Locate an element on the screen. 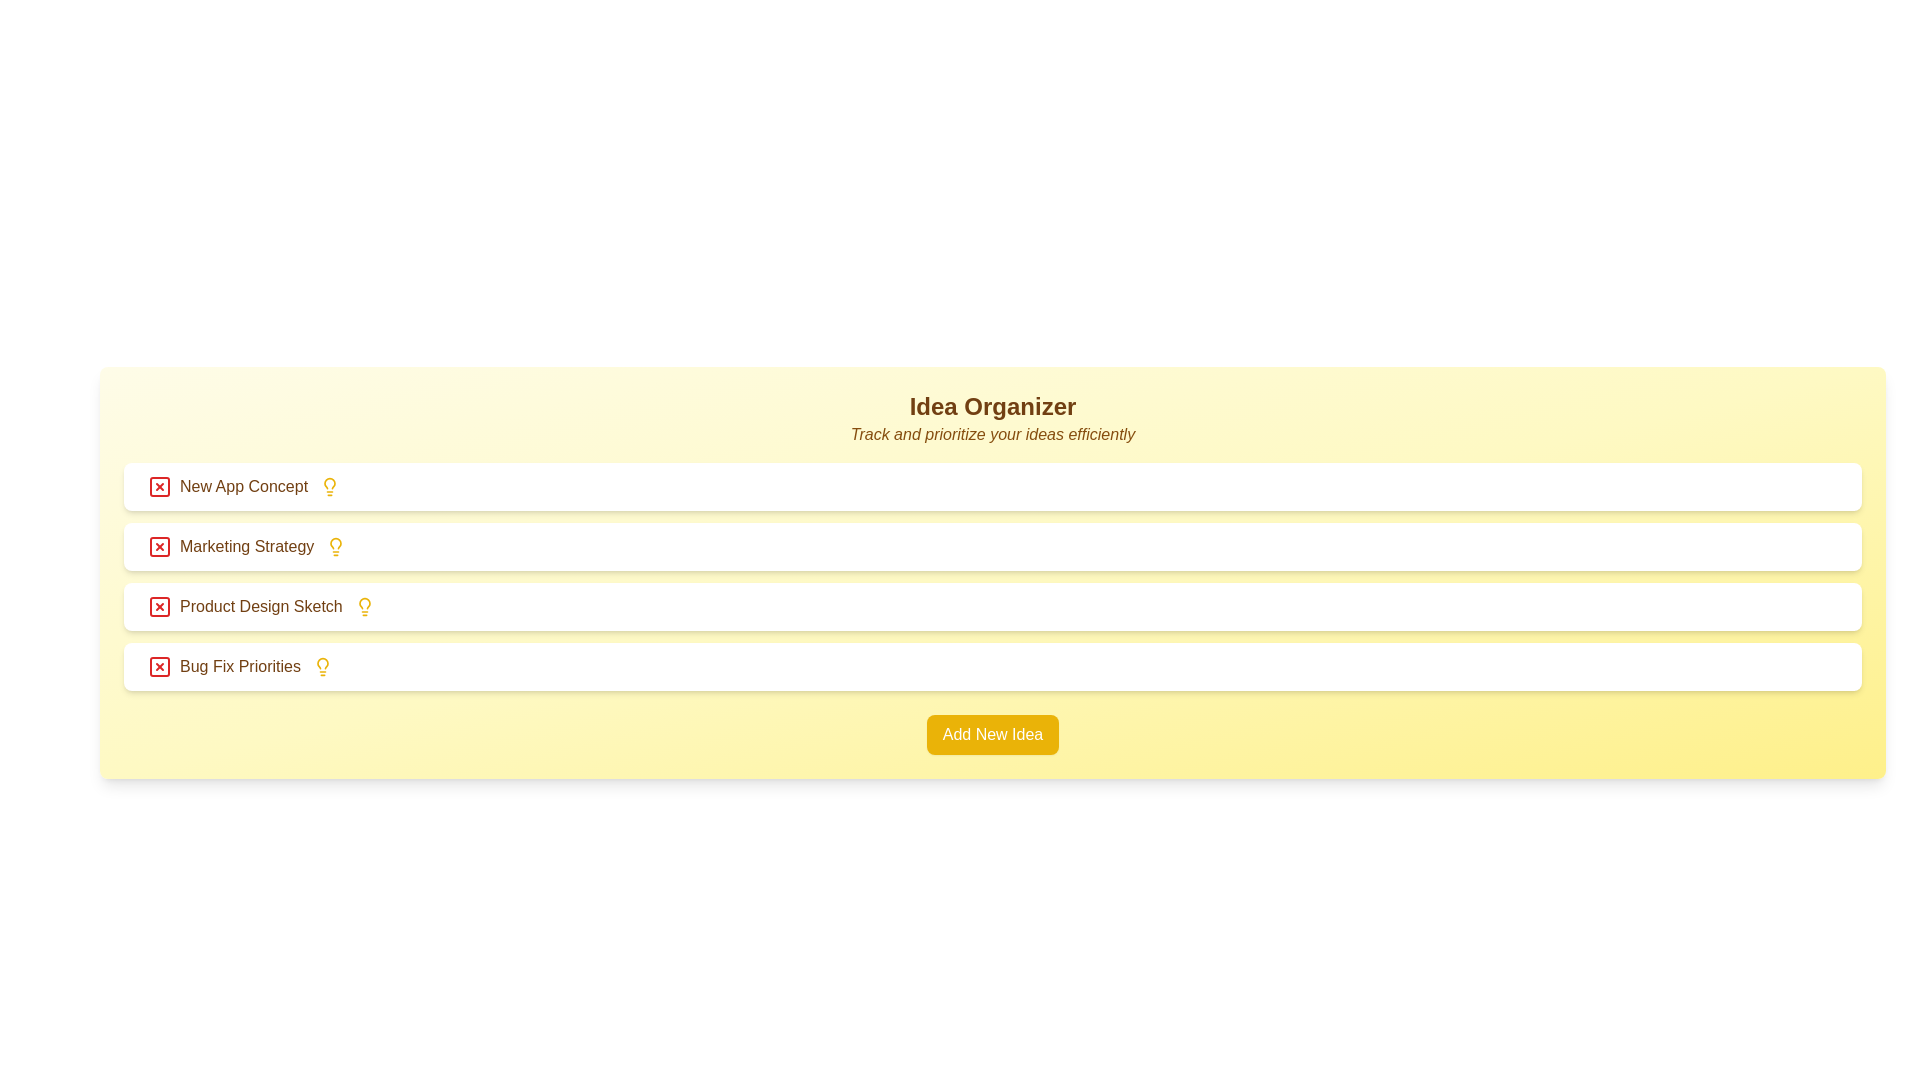 This screenshot has width=1920, height=1080. the text of the idea labeled Product Design Sketch for copying or editing is located at coordinates (243, 605).